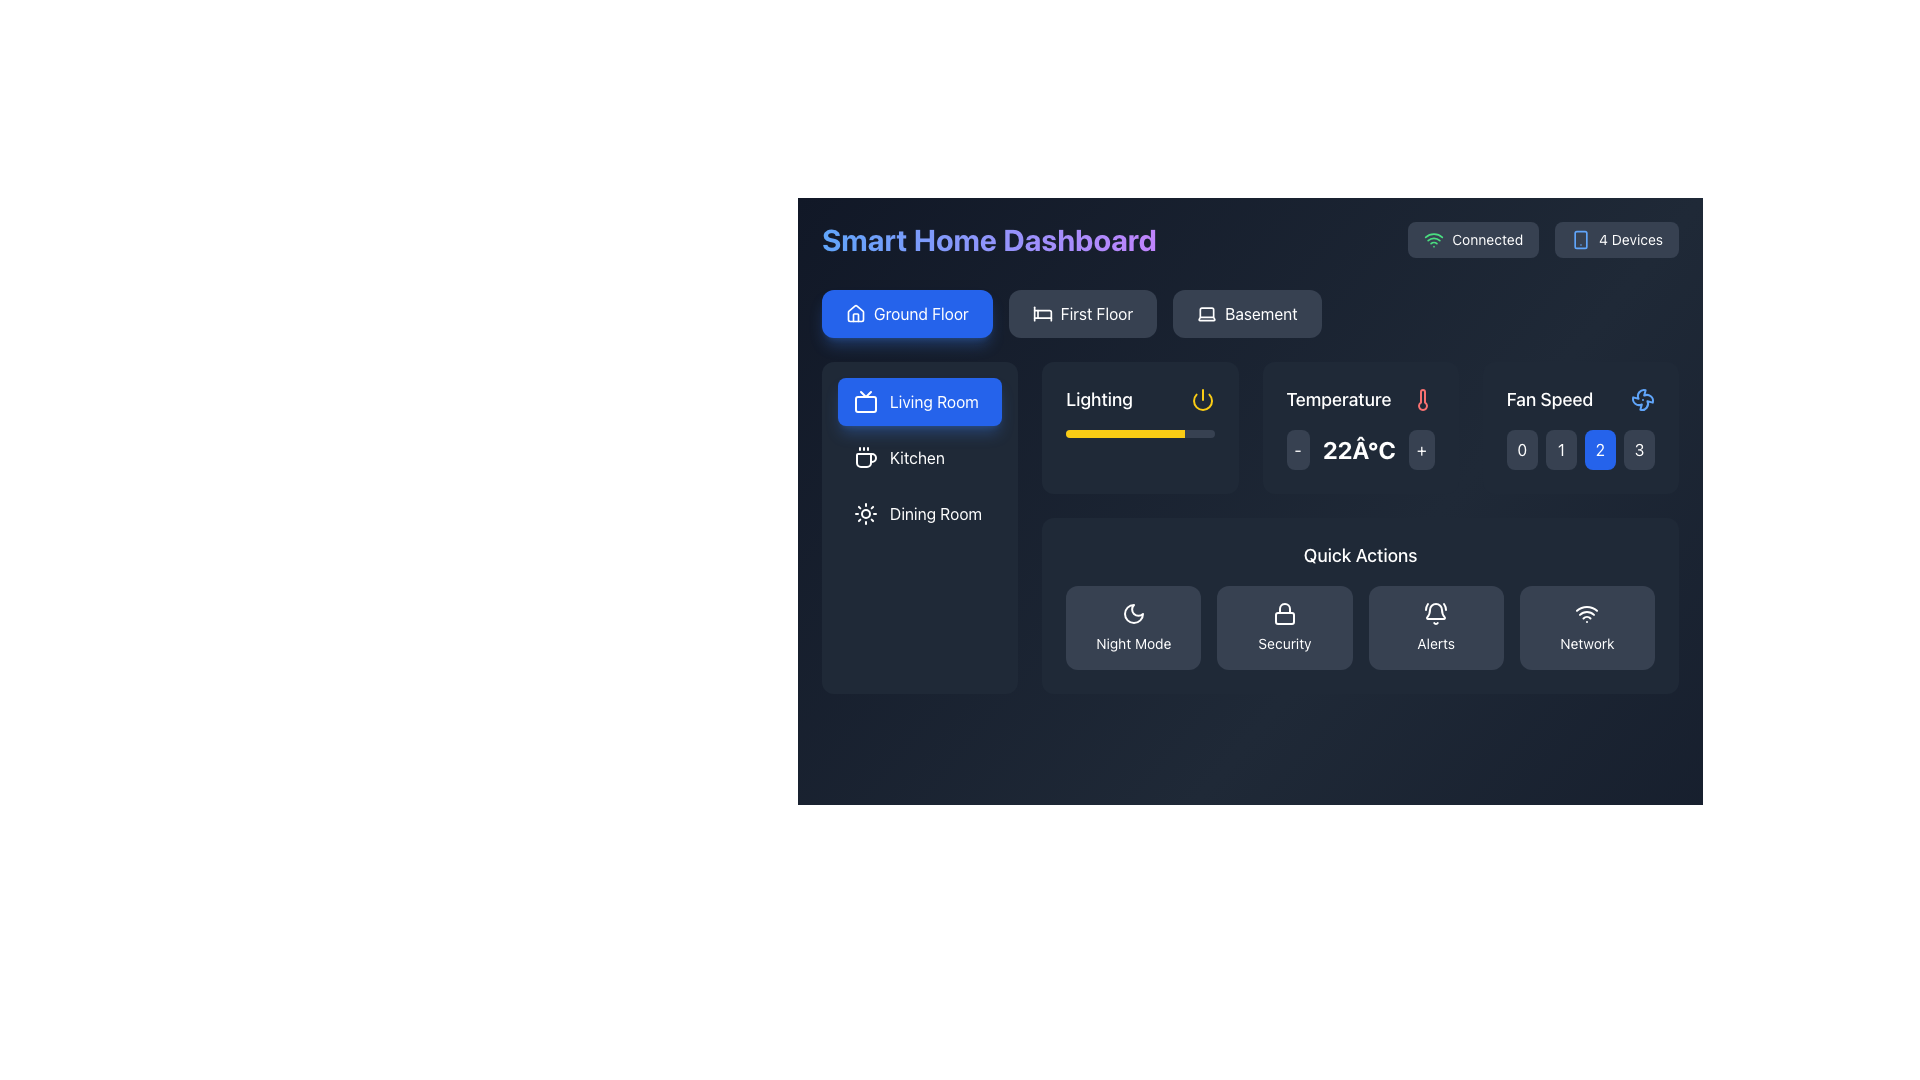  Describe the element at coordinates (1631, 238) in the screenshot. I see `the information displayed in the text label indicating the number of devices connected to the system, located in the top-right corner of the application interface` at that location.